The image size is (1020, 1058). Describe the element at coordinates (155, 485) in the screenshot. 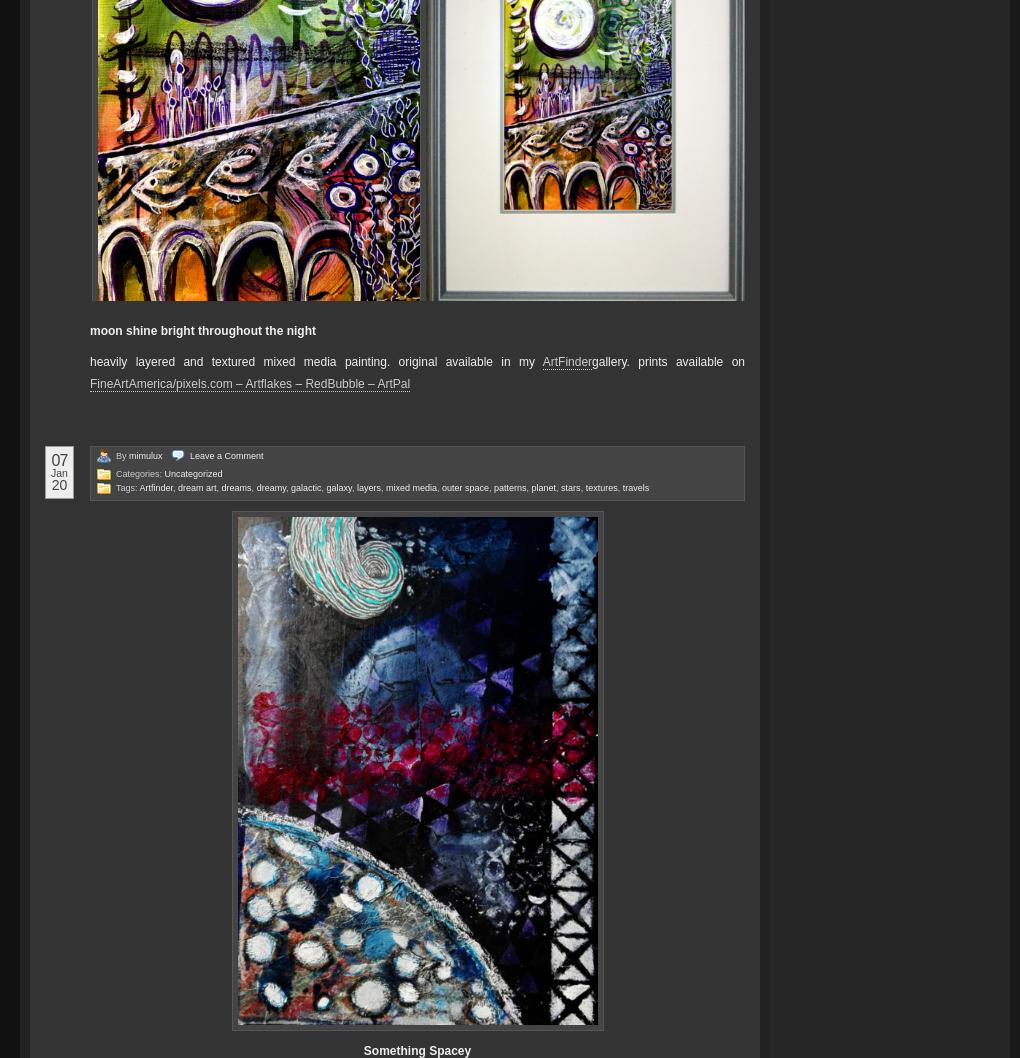

I see `'Artfinder'` at that location.